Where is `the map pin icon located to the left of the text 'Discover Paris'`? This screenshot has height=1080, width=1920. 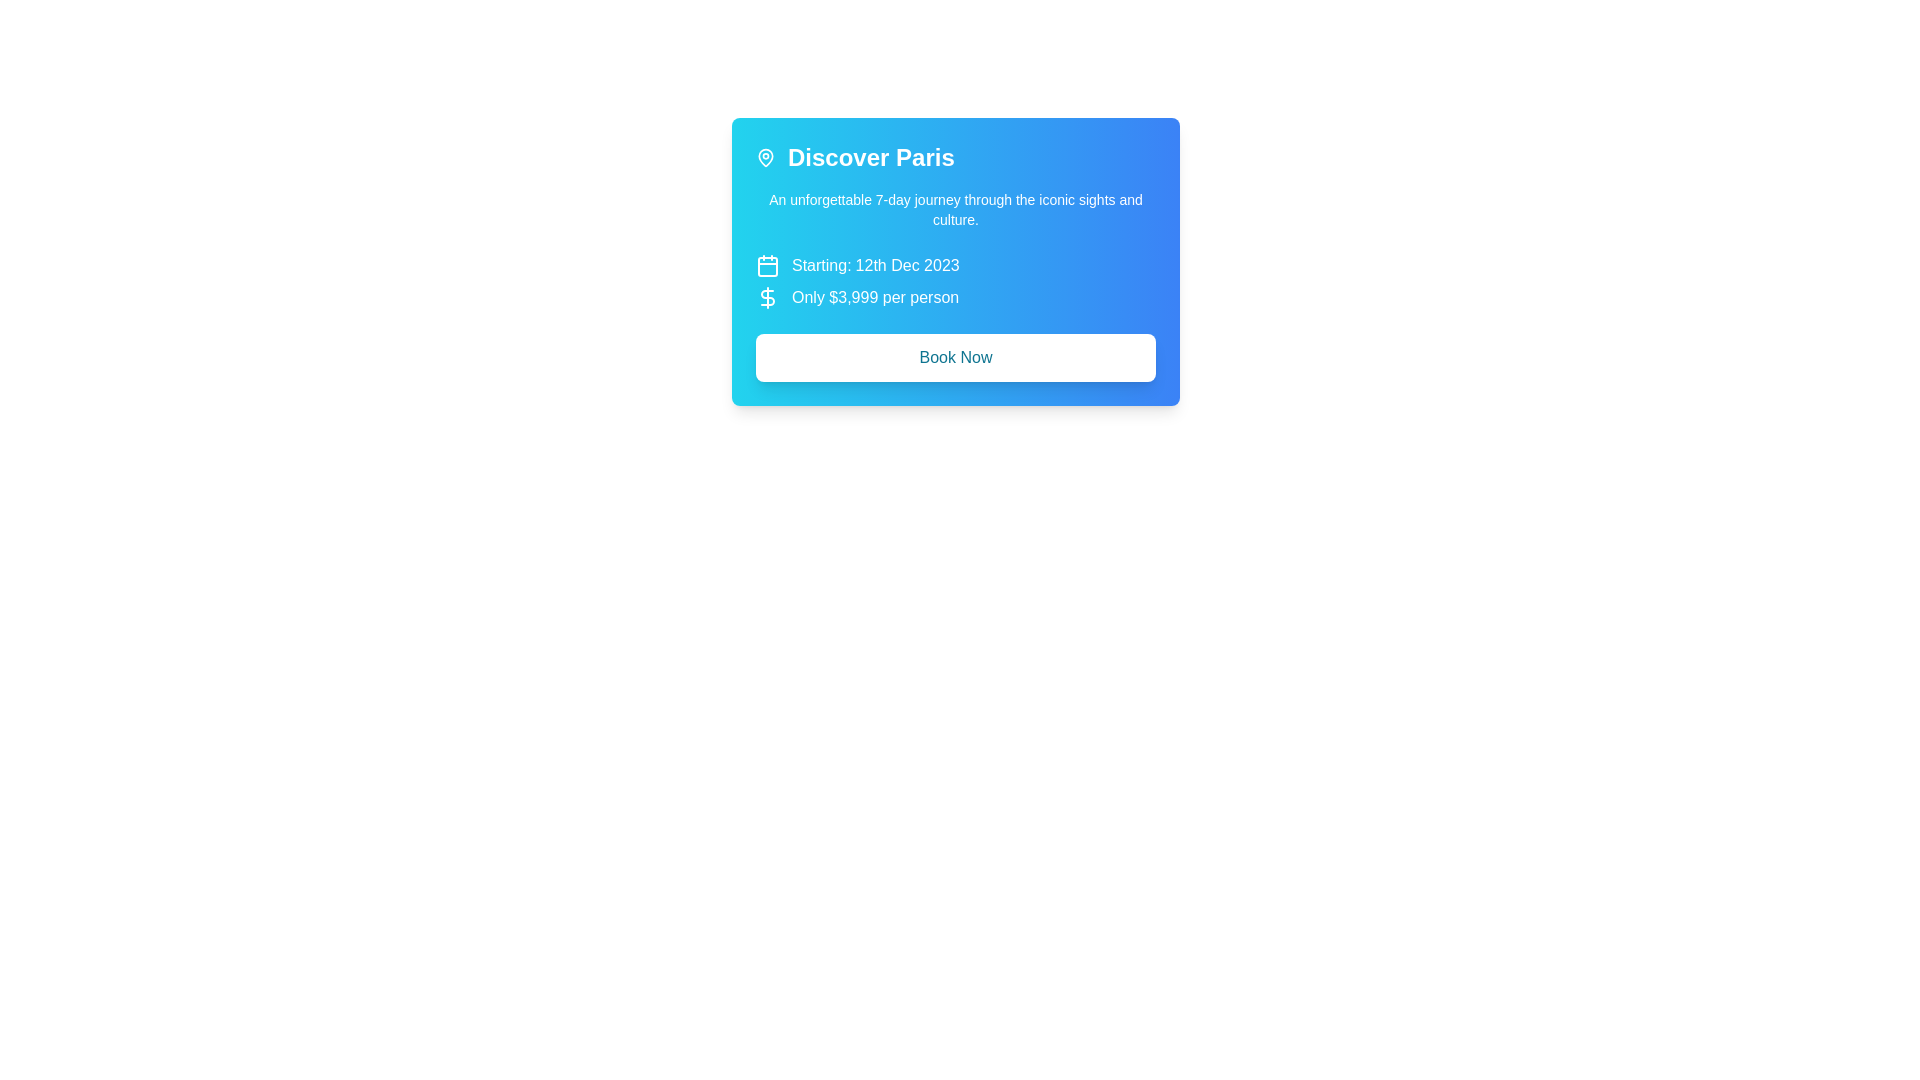 the map pin icon located to the left of the text 'Discover Paris' is located at coordinates (765, 157).